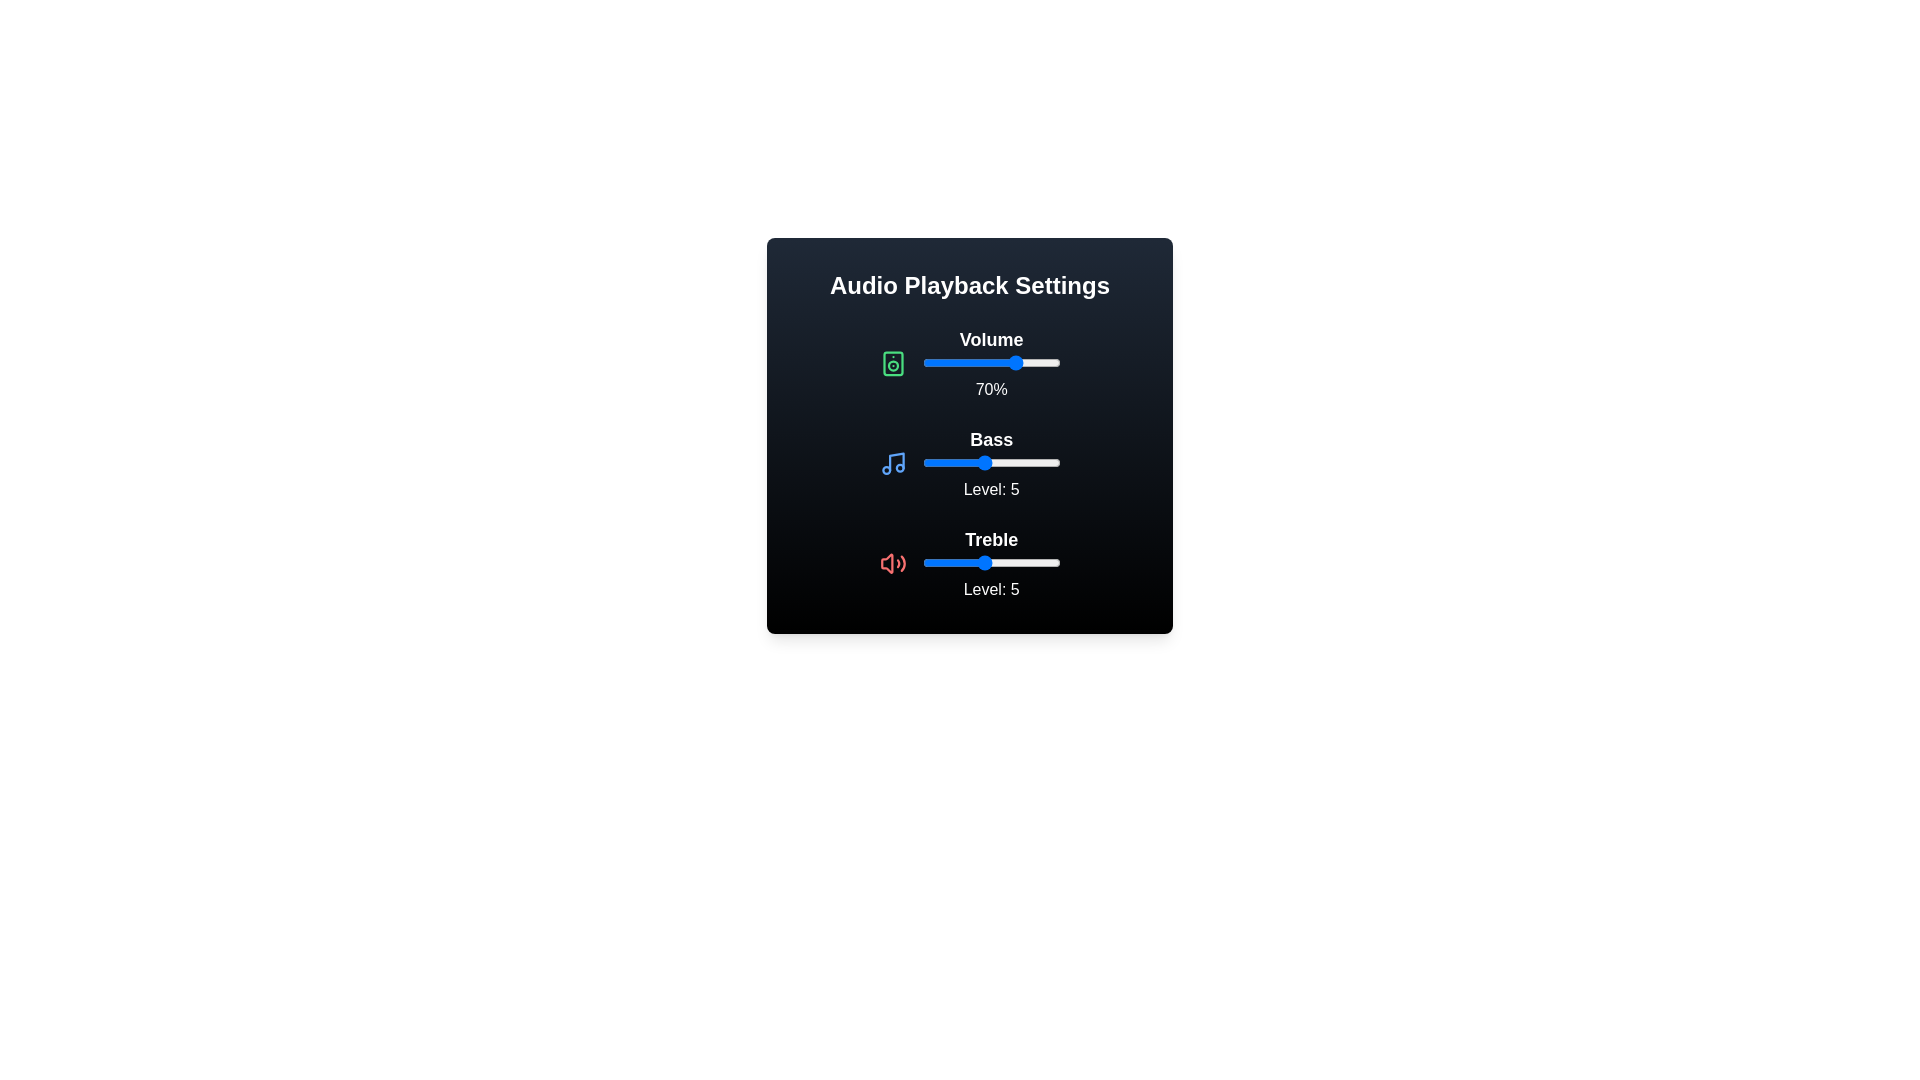  I want to click on text displayed in the Text label stating 'Level: 5', which is positioned below the 'Treble' slider in the 'Audio Playback Settings' section, so click(991, 589).